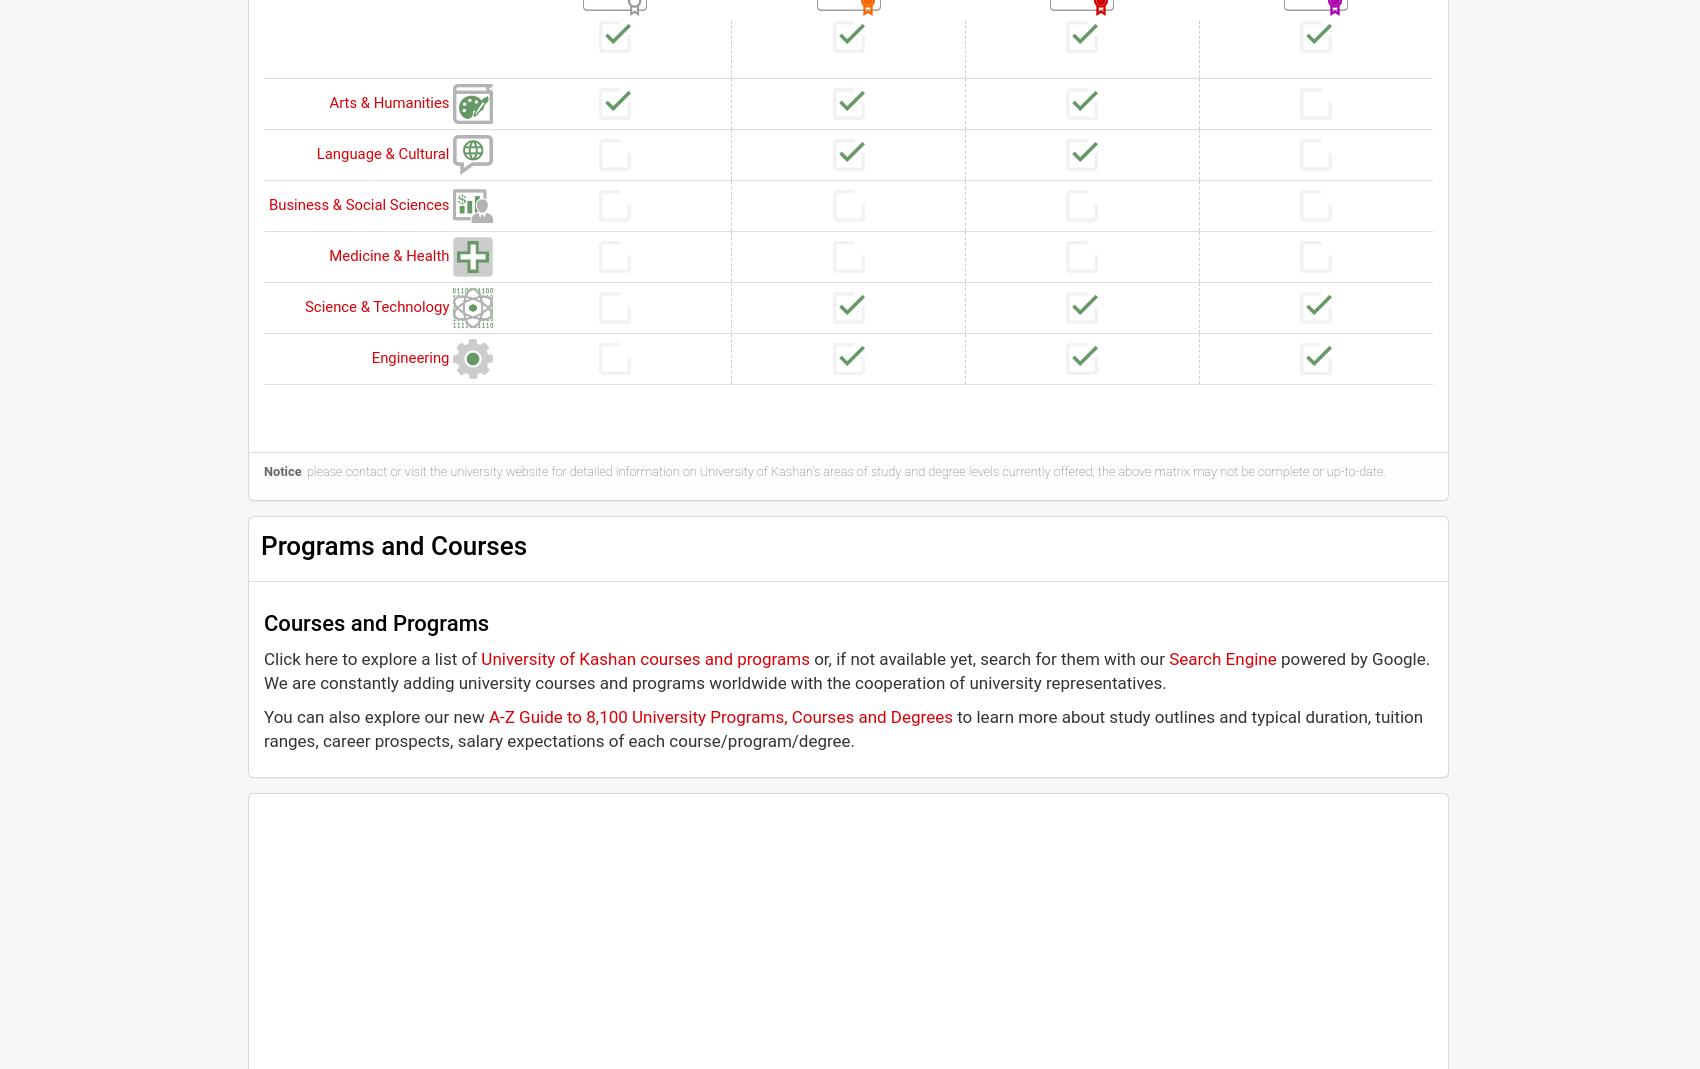 Image resolution: width=1700 pixels, height=1069 pixels. I want to click on 'to learn more about study outlines and typical duration, tuition ranges, career prospects, salary expectations of each course/program/degree.', so click(264, 726).